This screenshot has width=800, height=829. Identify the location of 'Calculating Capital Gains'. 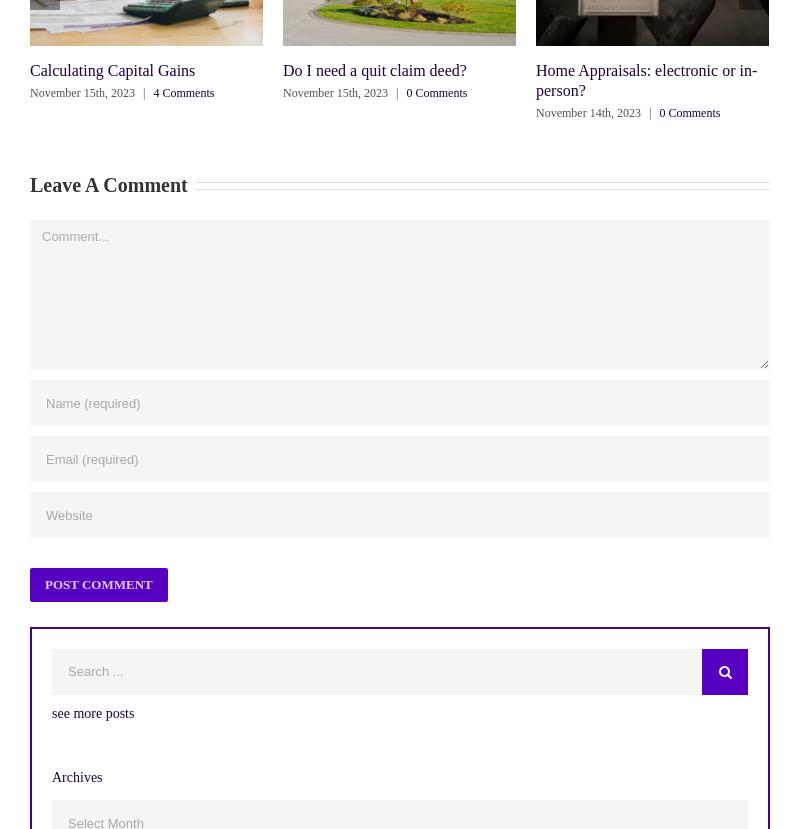
(30, 69).